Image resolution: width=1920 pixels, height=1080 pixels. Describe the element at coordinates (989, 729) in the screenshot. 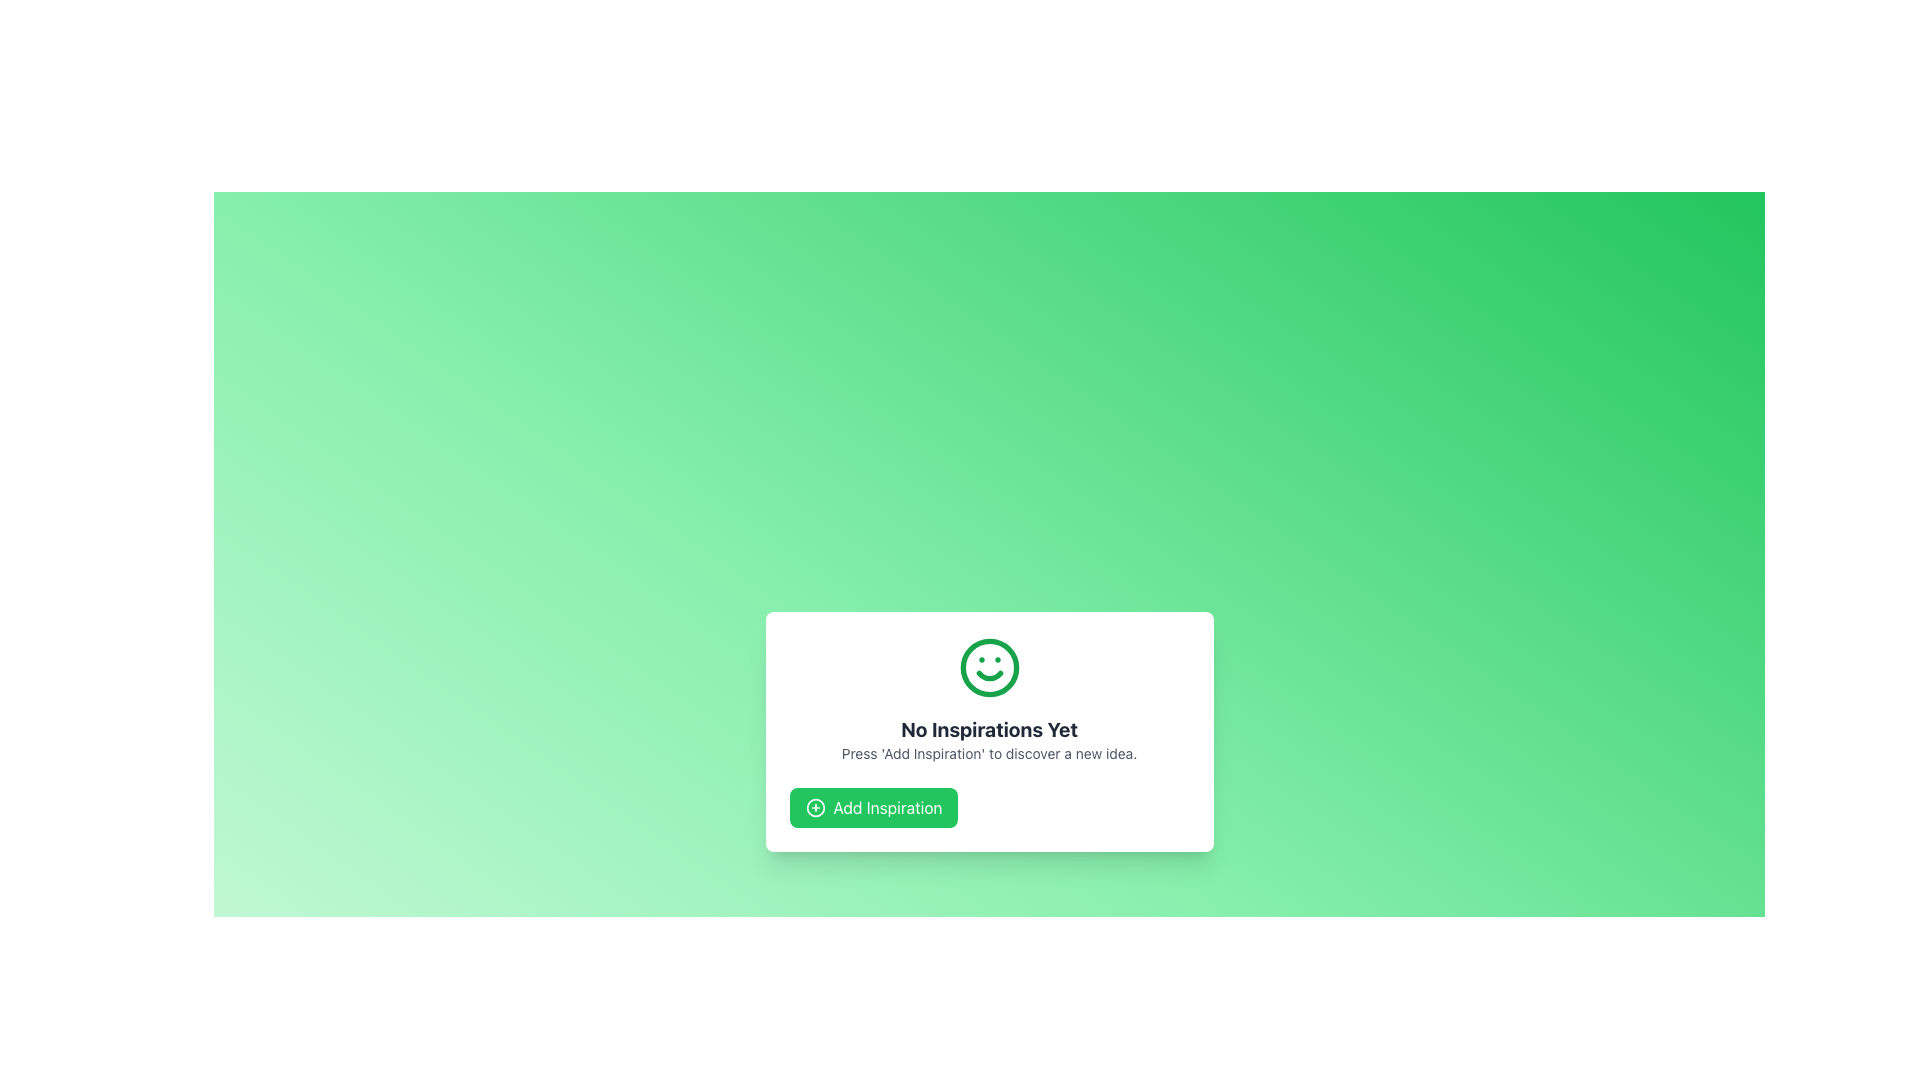

I see `the bolded text header that reads 'No Inspirations Yet', which is centrally located within a card-like structure` at that location.